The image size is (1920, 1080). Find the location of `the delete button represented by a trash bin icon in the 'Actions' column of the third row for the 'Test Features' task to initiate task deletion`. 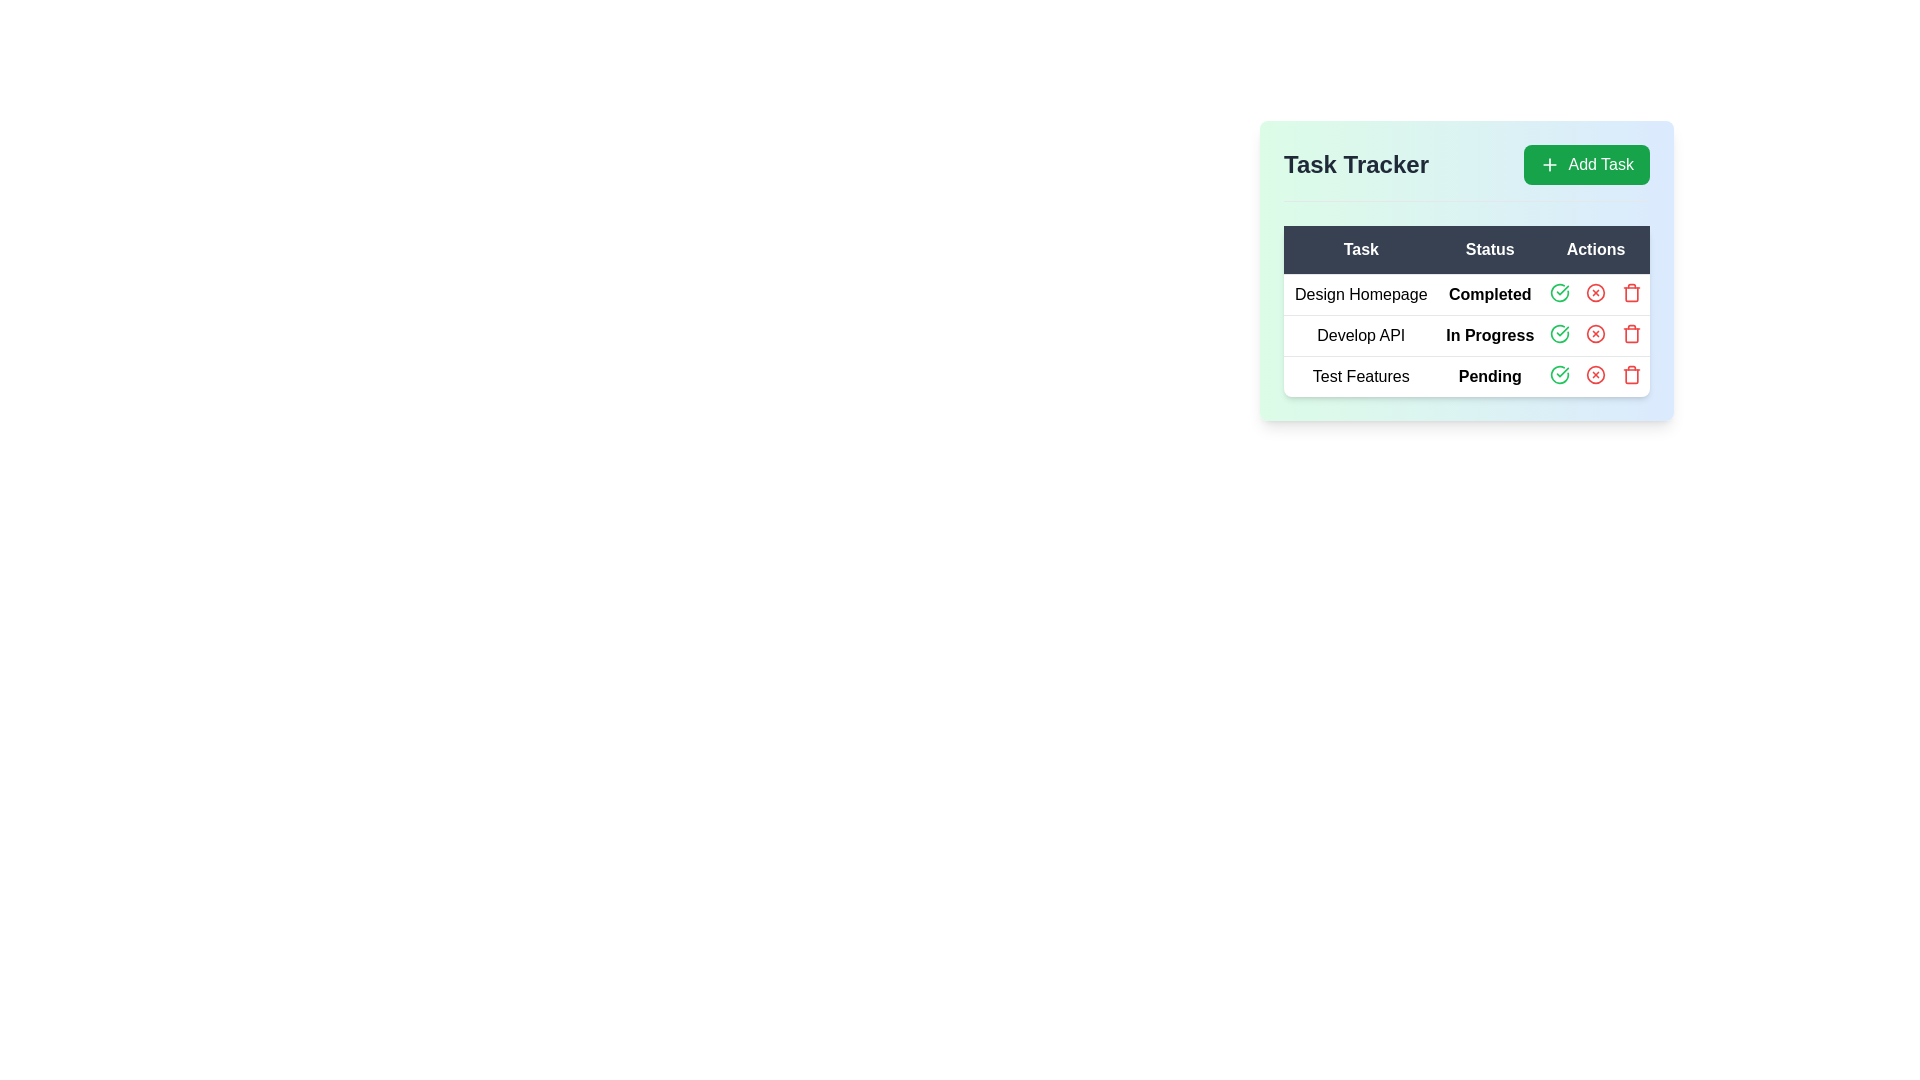

the delete button represented by a trash bin icon in the 'Actions' column of the third row for the 'Test Features' task to initiate task deletion is located at coordinates (1632, 374).